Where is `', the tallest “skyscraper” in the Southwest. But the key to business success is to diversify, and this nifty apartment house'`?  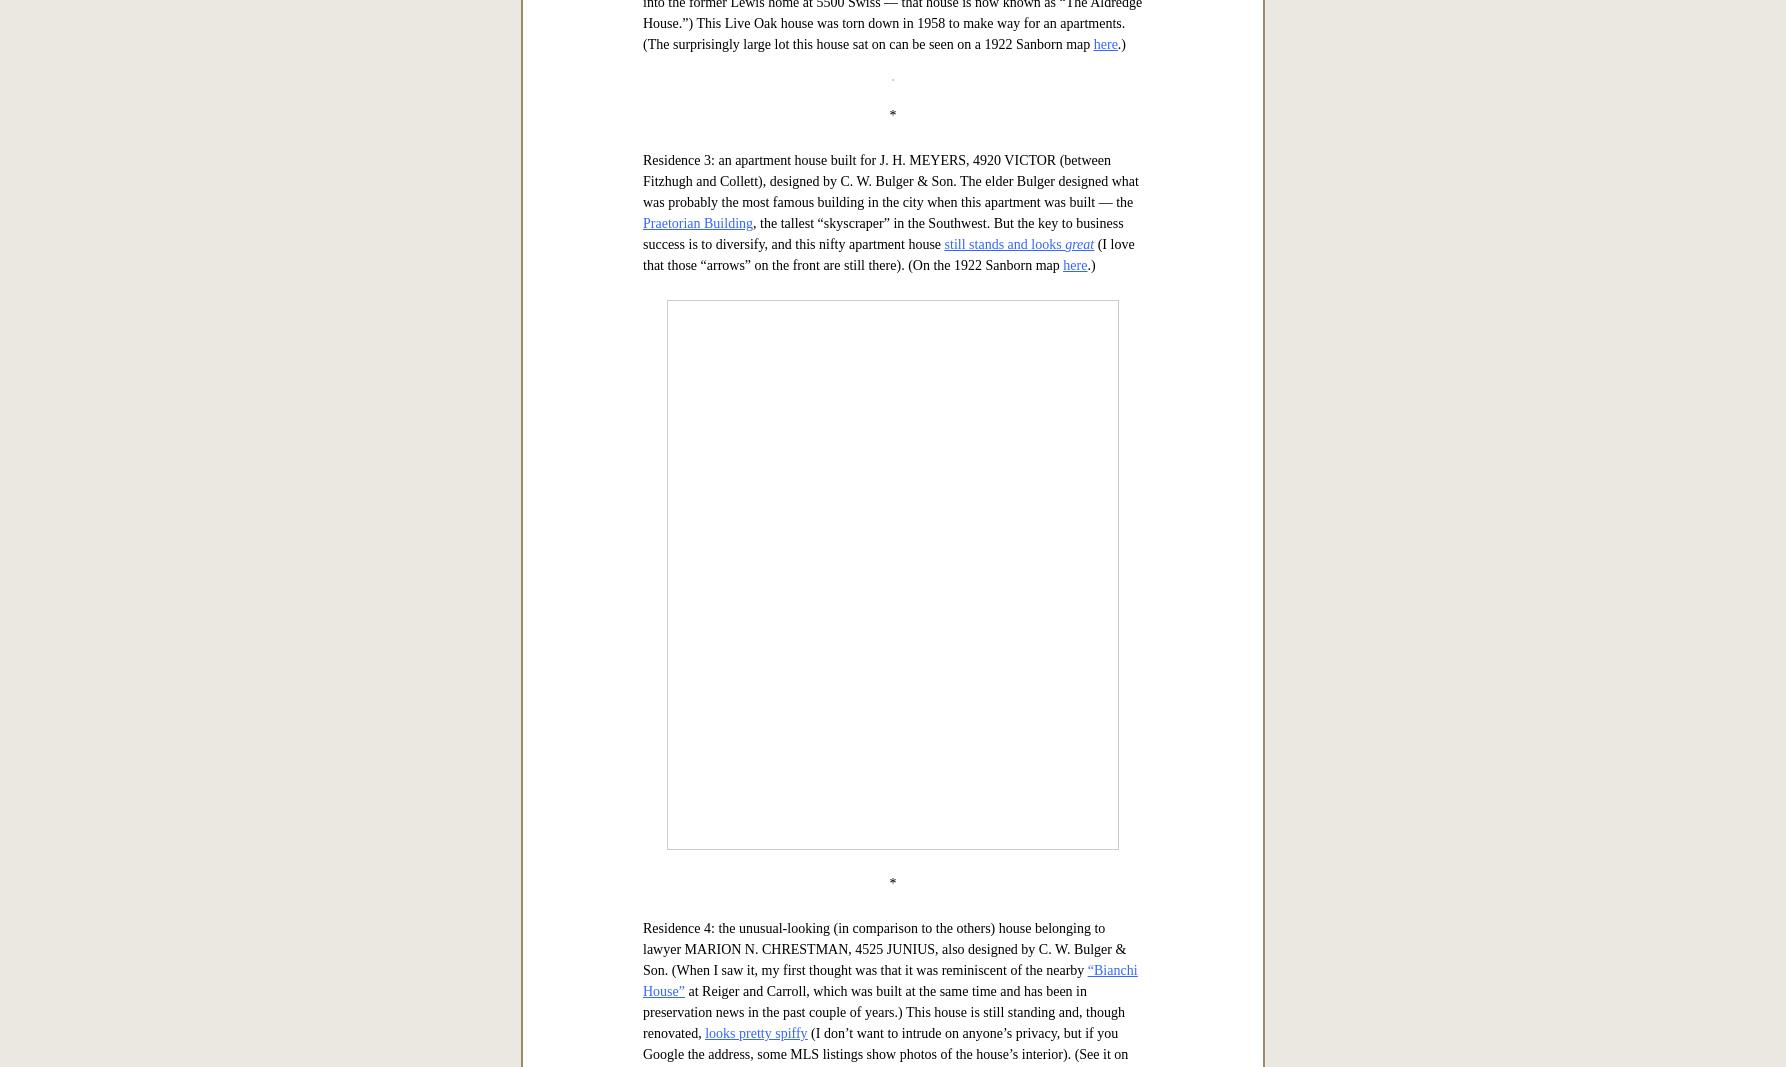 ', the tallest “skyscraper” in the Southwest. But the key to business success is to diversify, and this nifty apartment house' is located at coordinates (881, 859).